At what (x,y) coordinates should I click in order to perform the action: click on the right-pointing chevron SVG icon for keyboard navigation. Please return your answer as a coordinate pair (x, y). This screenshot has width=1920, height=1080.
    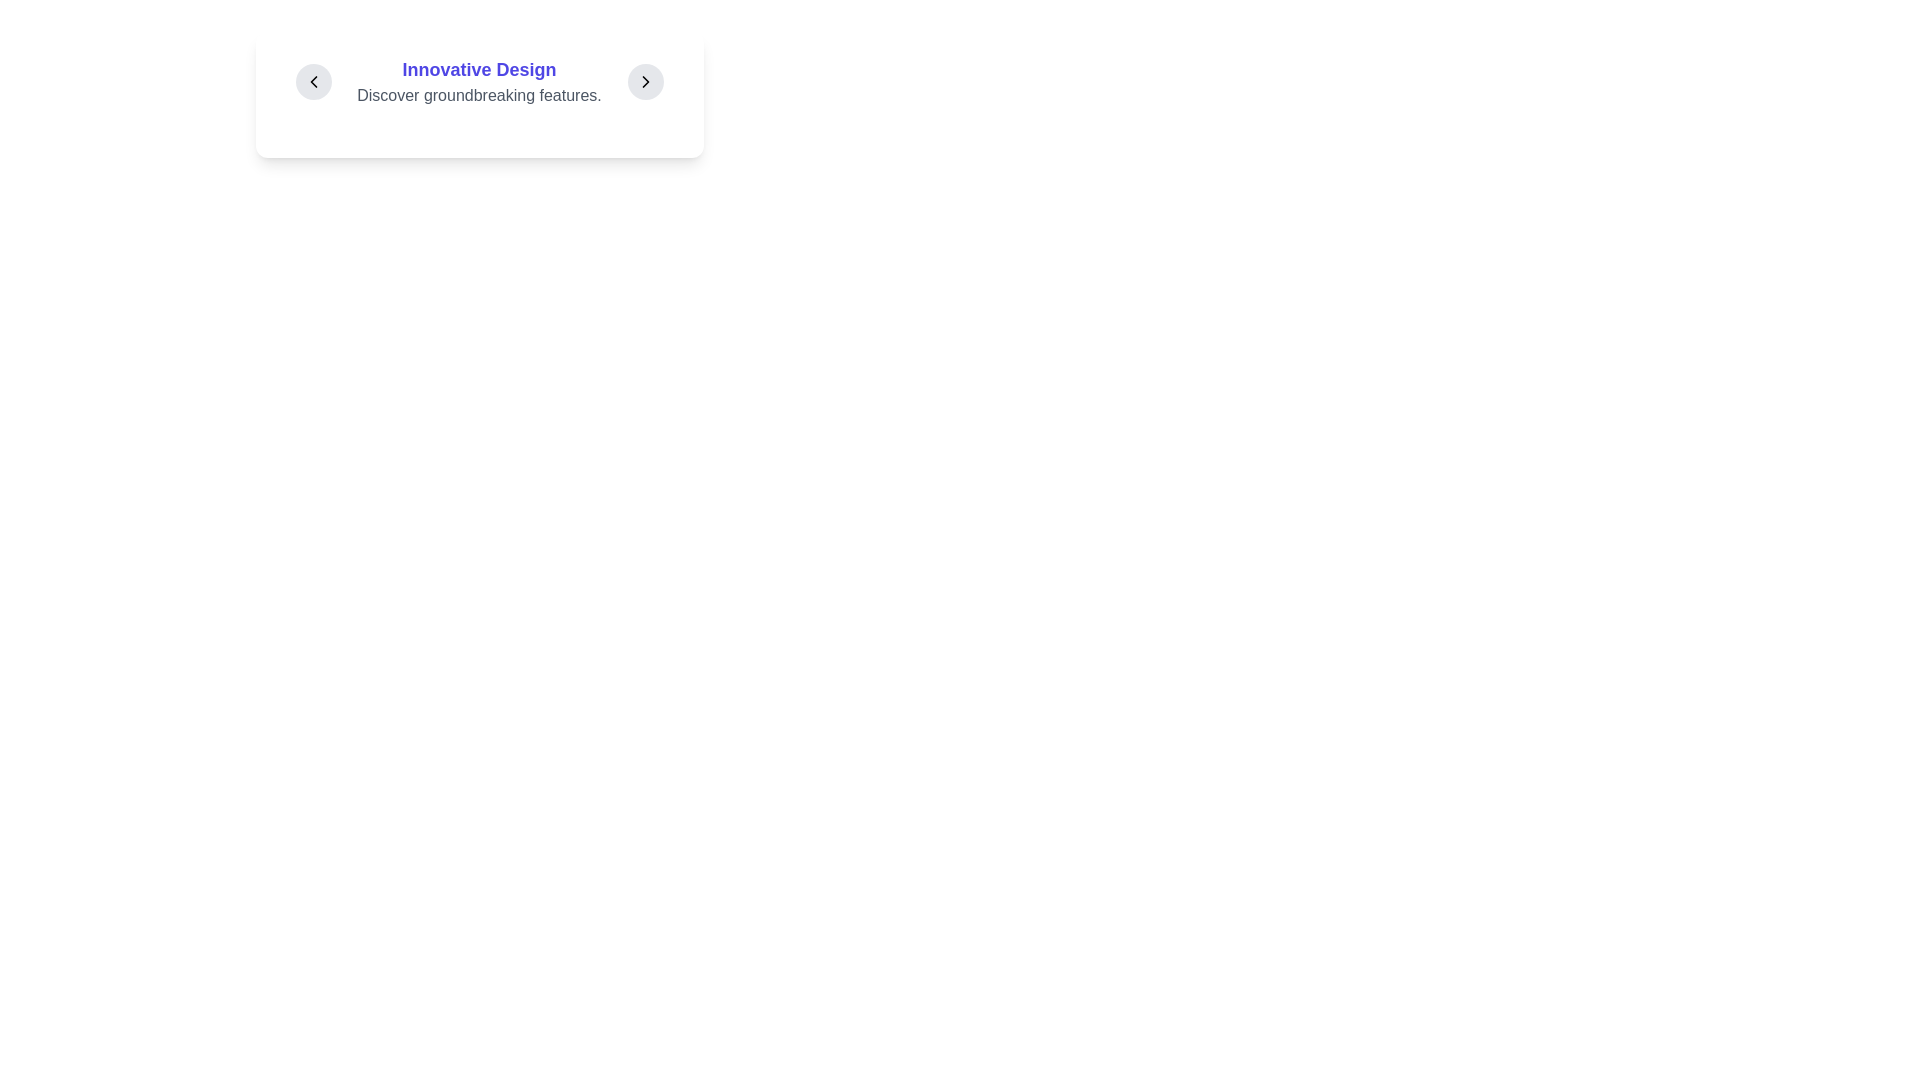
    Looking at the image, I should click on (645, 80).